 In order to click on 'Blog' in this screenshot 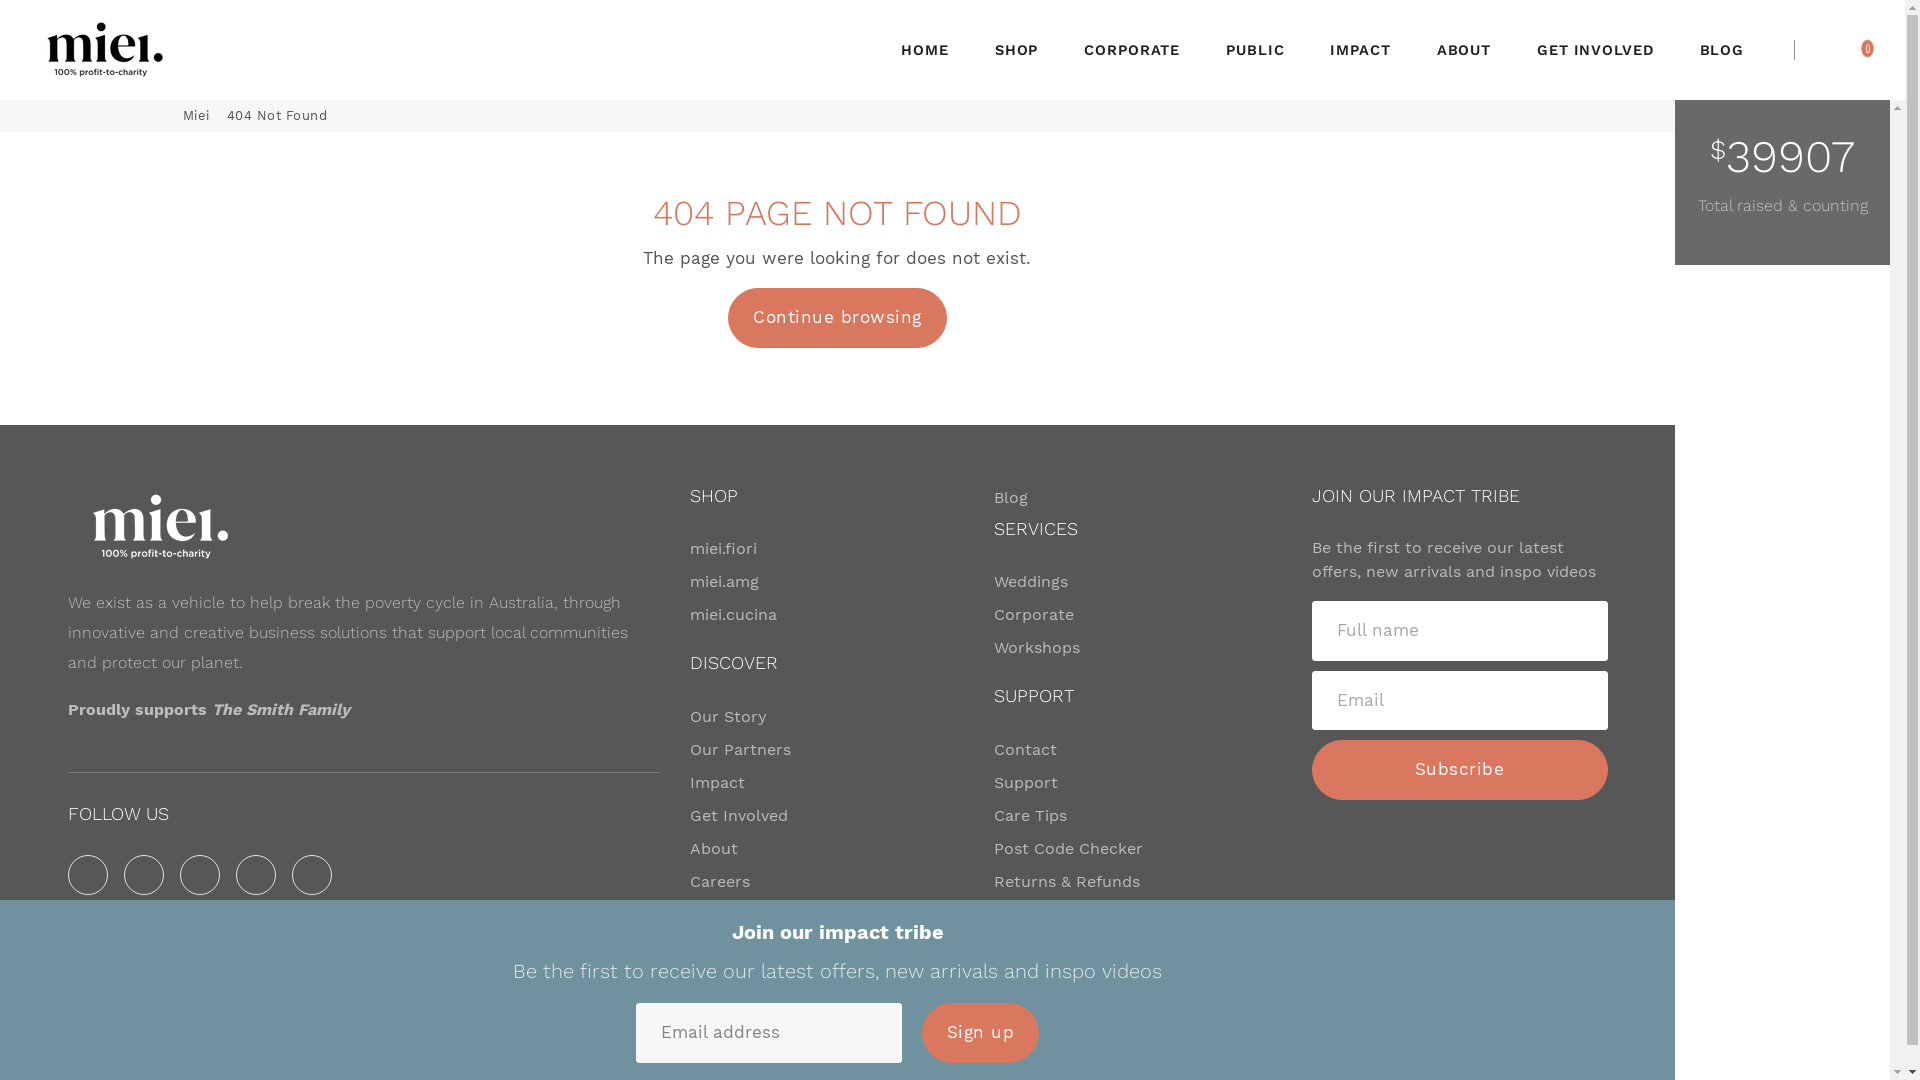, I will do `click(1011, 496)`.